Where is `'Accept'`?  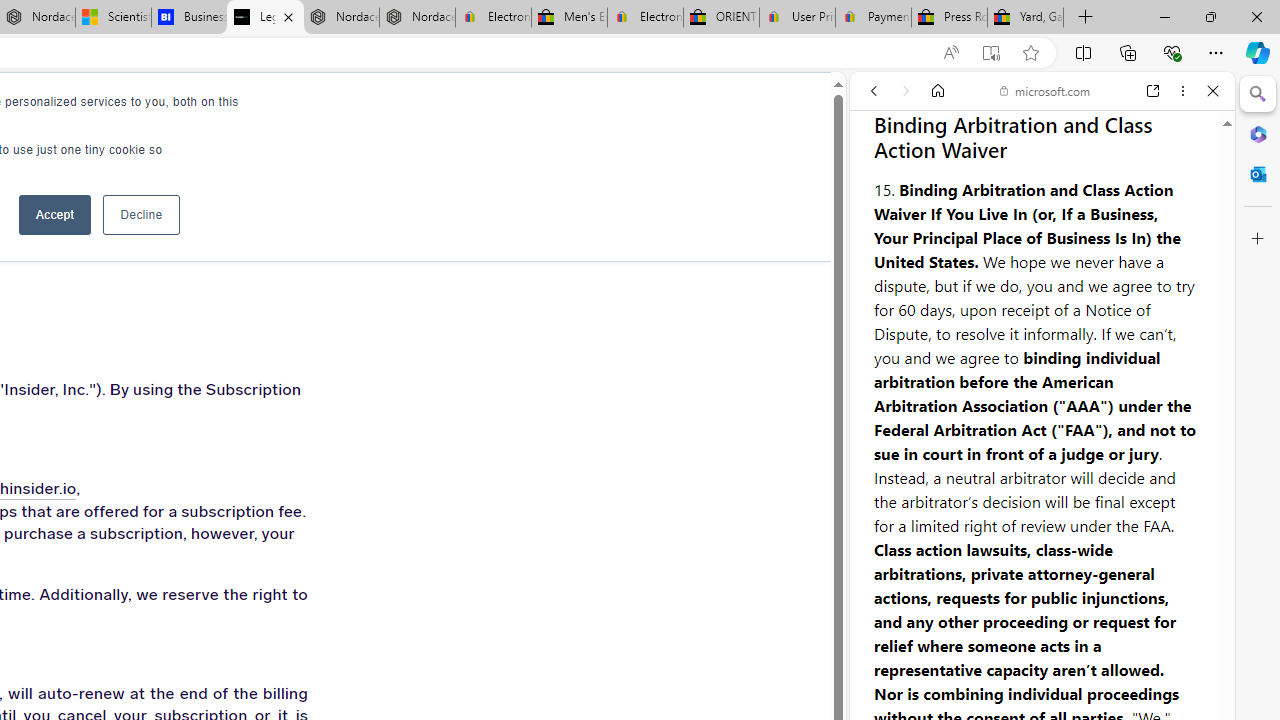 'Accept' is located at coordinates (55, 214).